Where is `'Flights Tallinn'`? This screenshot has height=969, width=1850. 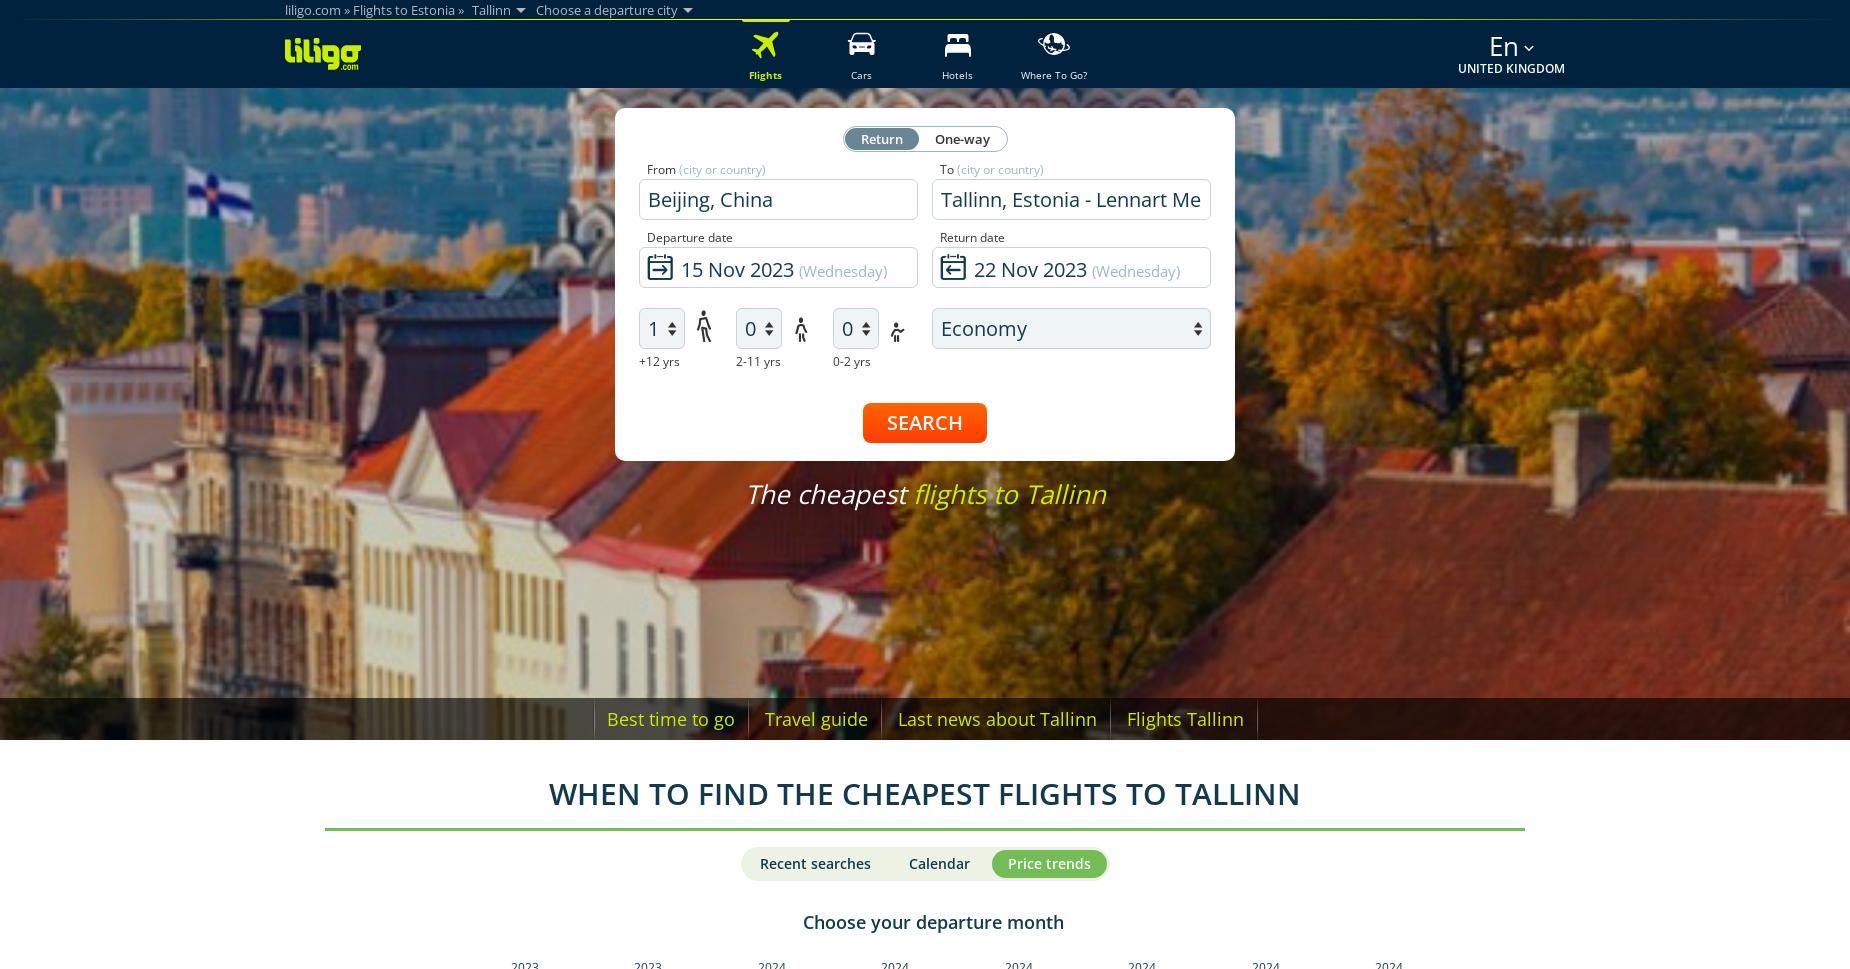 'Flights Tallinn' is located at coordinates (1183, 718).